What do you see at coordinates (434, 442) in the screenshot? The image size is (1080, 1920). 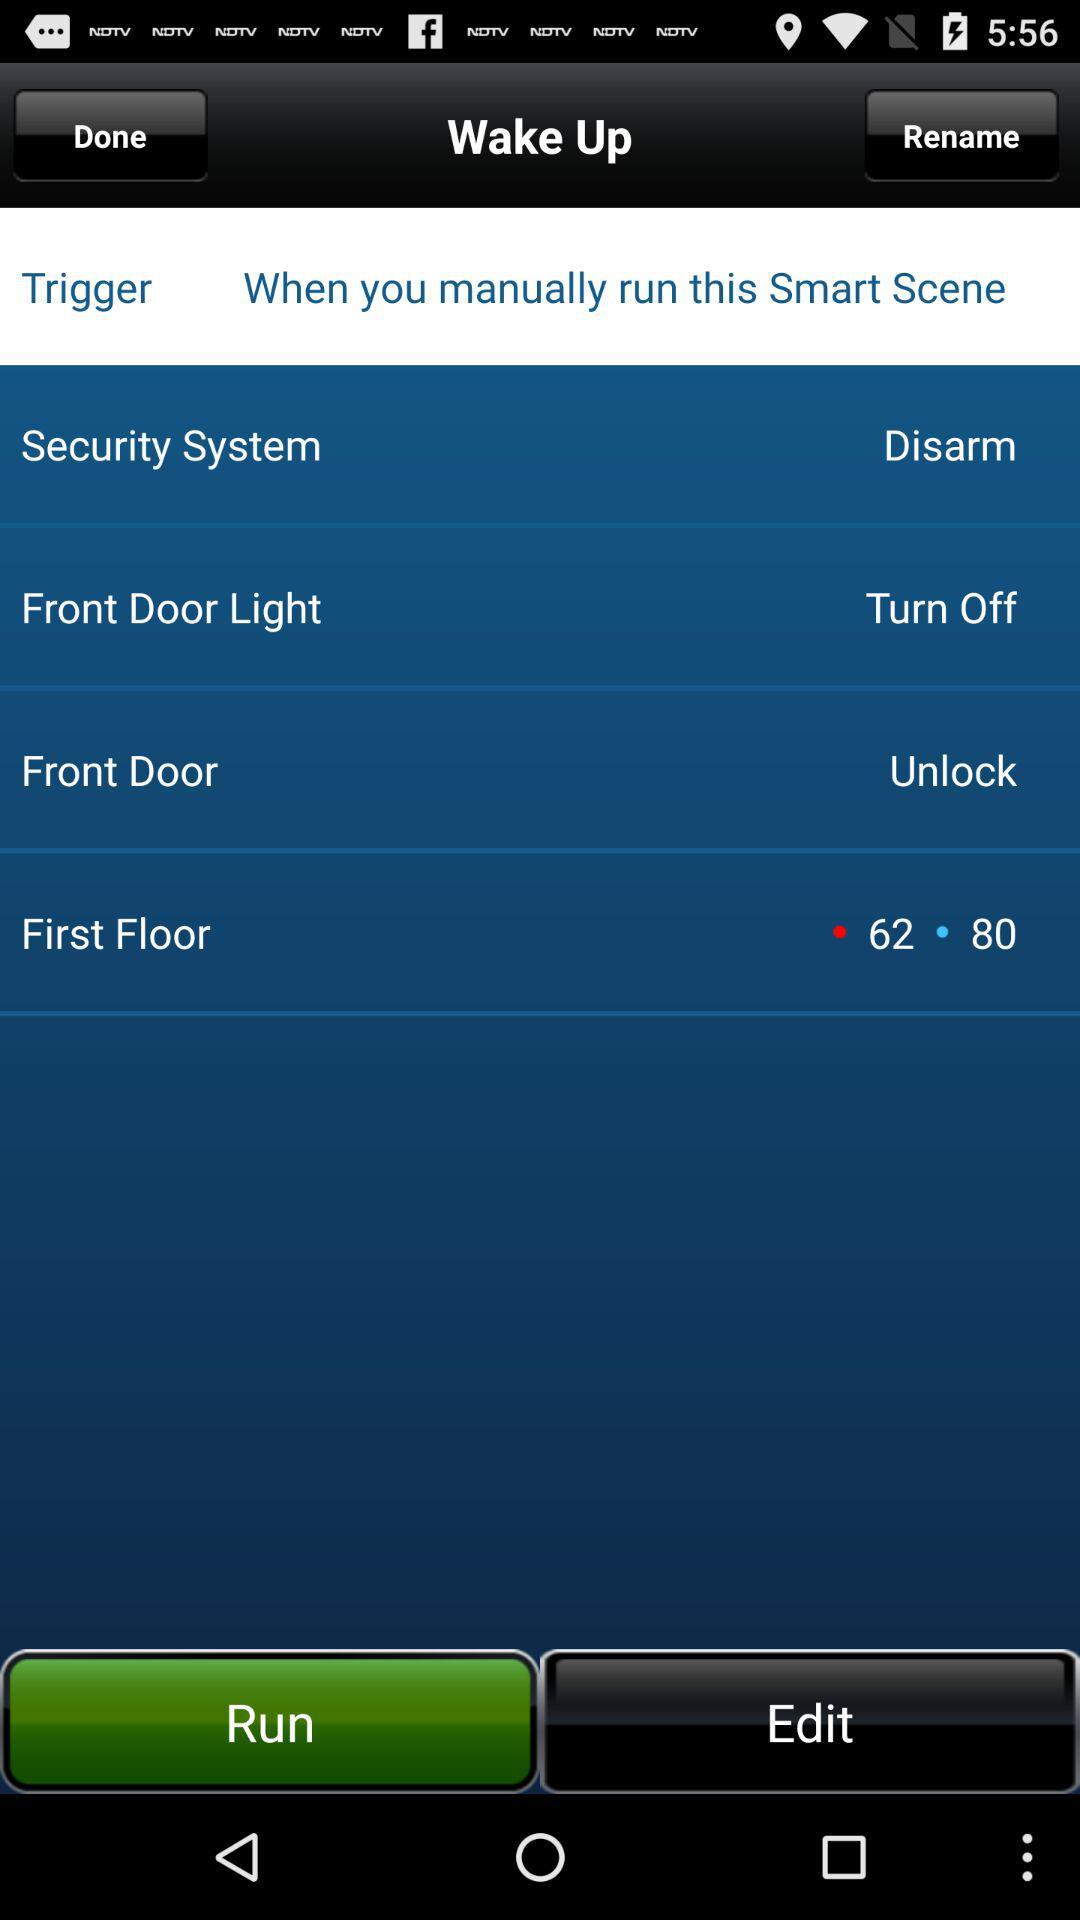 I see `icon to the left of turn off icon` at bounding box center [434, 442].